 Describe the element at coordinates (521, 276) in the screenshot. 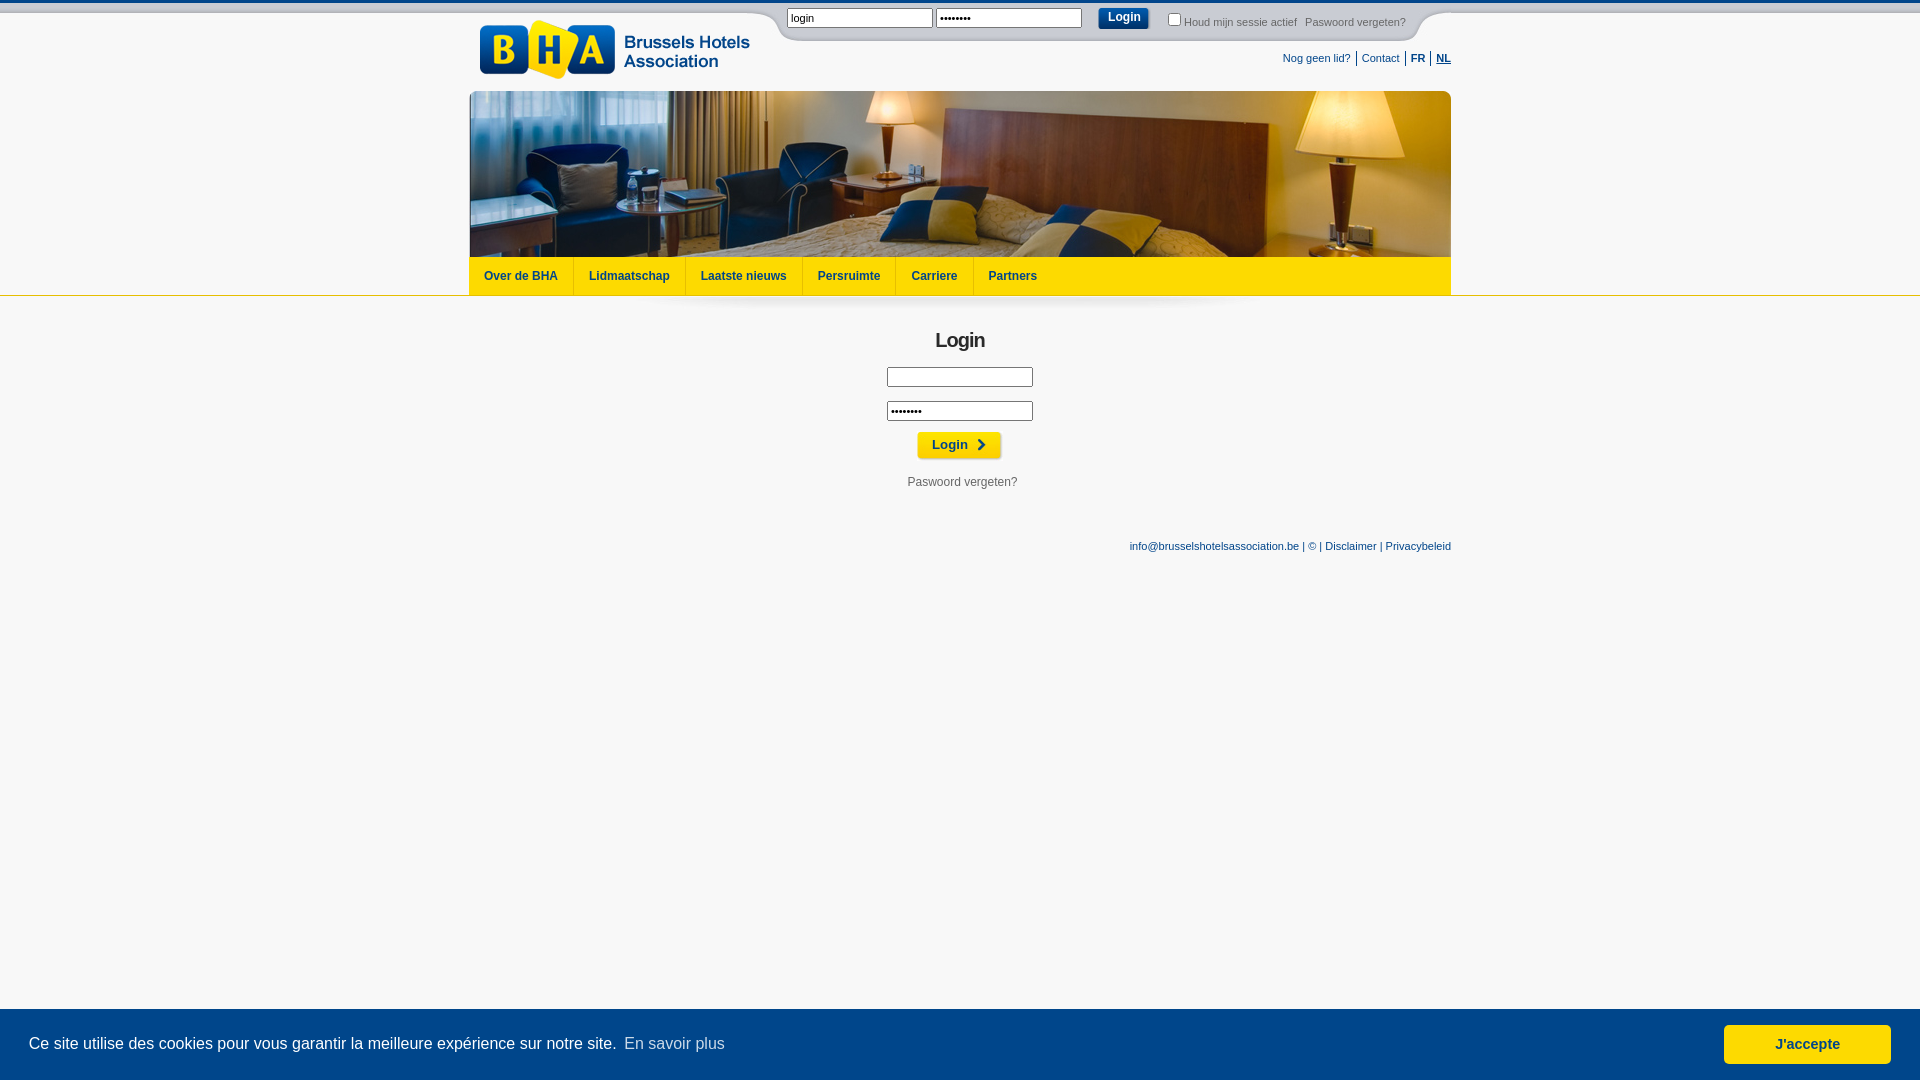

I see `'Over de BHA'` at that location.